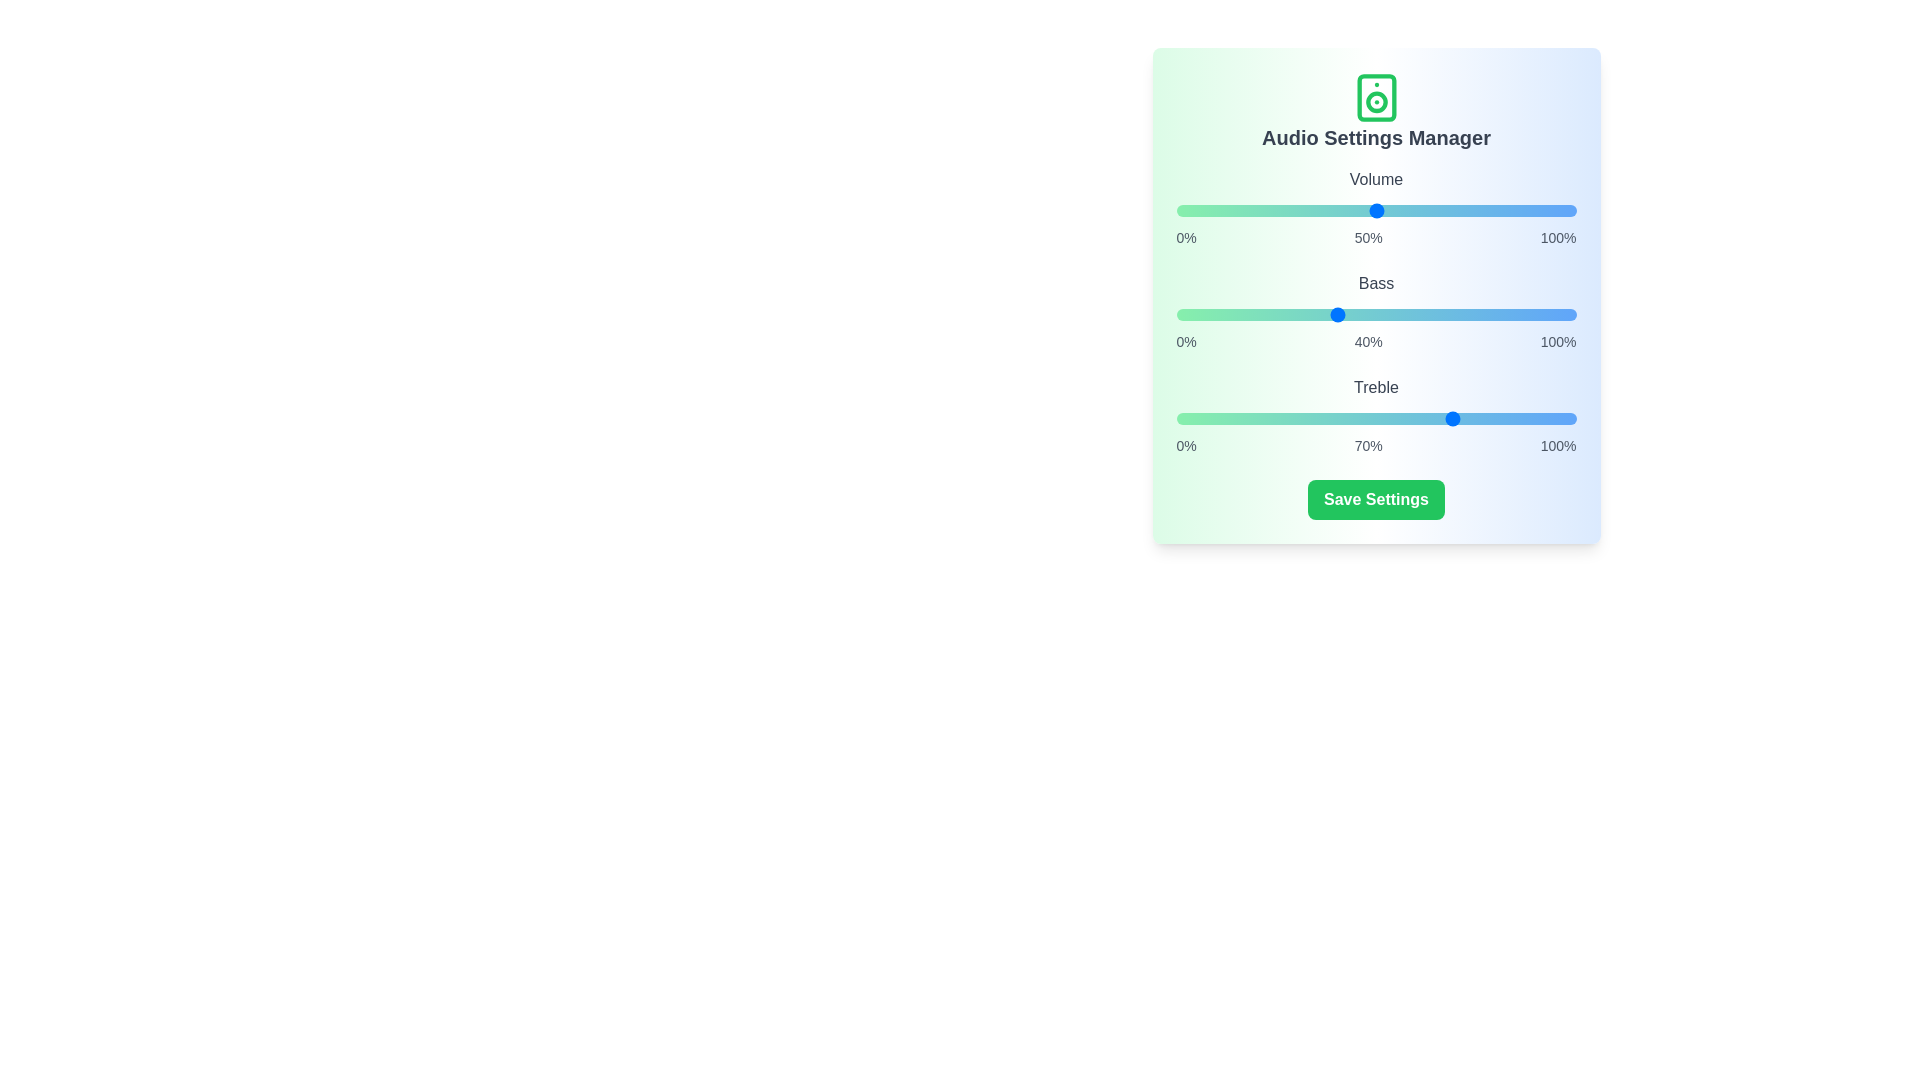 The image size is (1920, 1080). What do you see at coordinates (1375, 499) in the screenshot?
I see `'Save Settings' button to save the current audio settings` at bounding box center [1375, 499].